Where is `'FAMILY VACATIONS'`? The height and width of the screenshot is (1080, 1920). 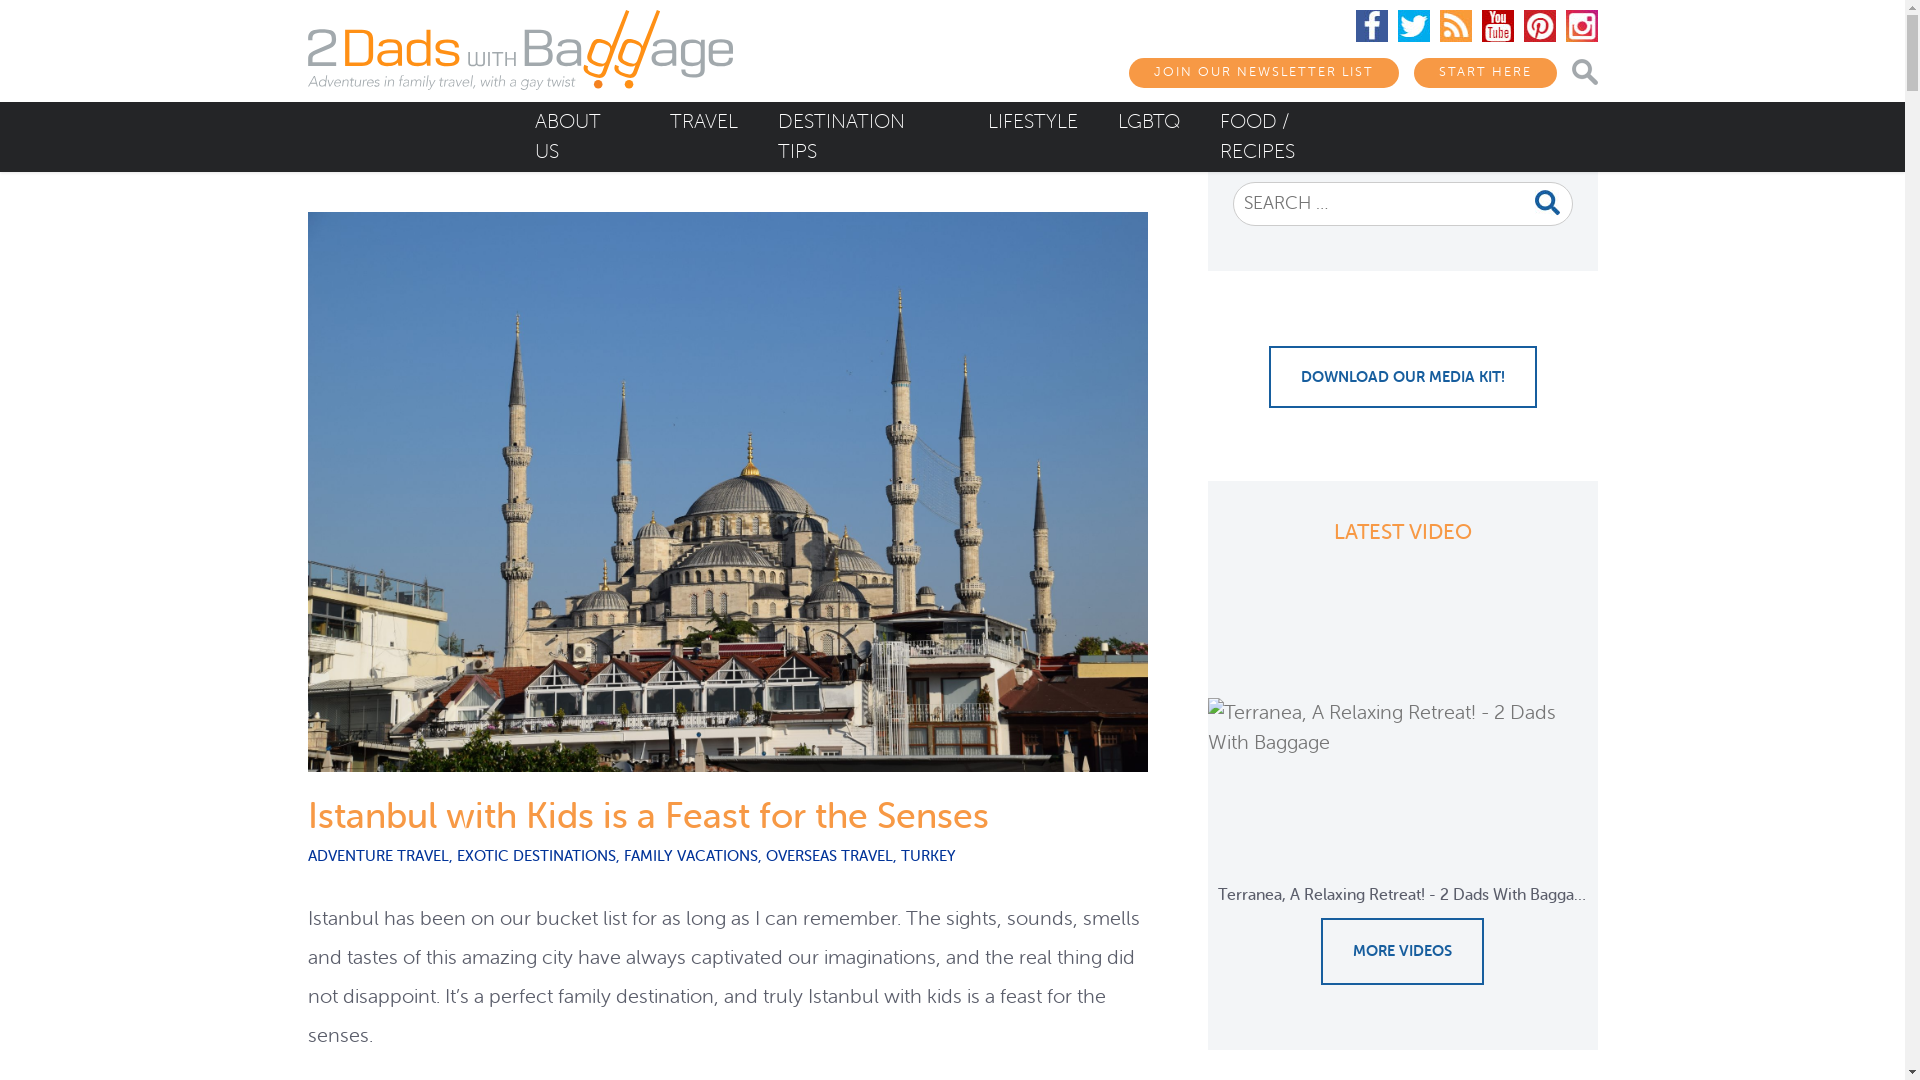 'FAMILY VACATIONS' is located at coordinates (691, 855).